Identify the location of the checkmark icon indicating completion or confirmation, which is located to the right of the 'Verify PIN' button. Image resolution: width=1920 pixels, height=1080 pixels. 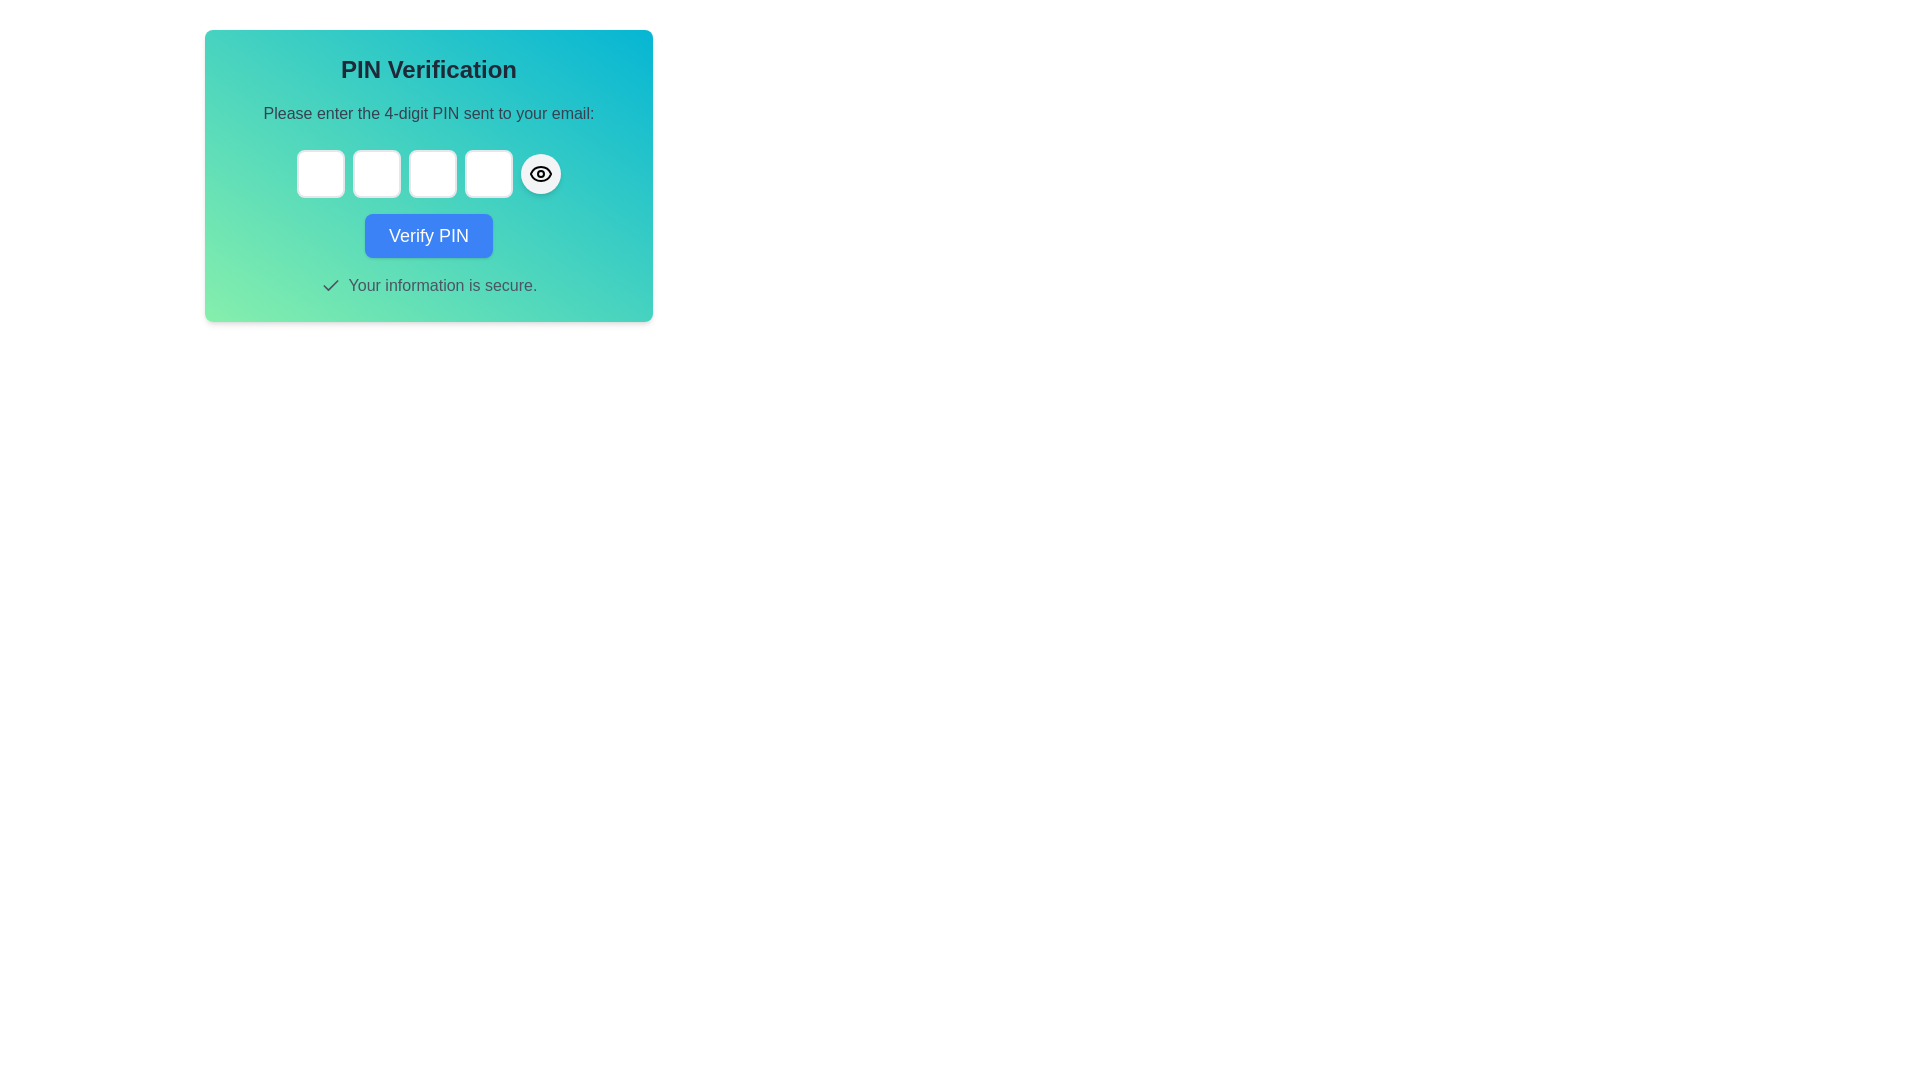
(330, 285).